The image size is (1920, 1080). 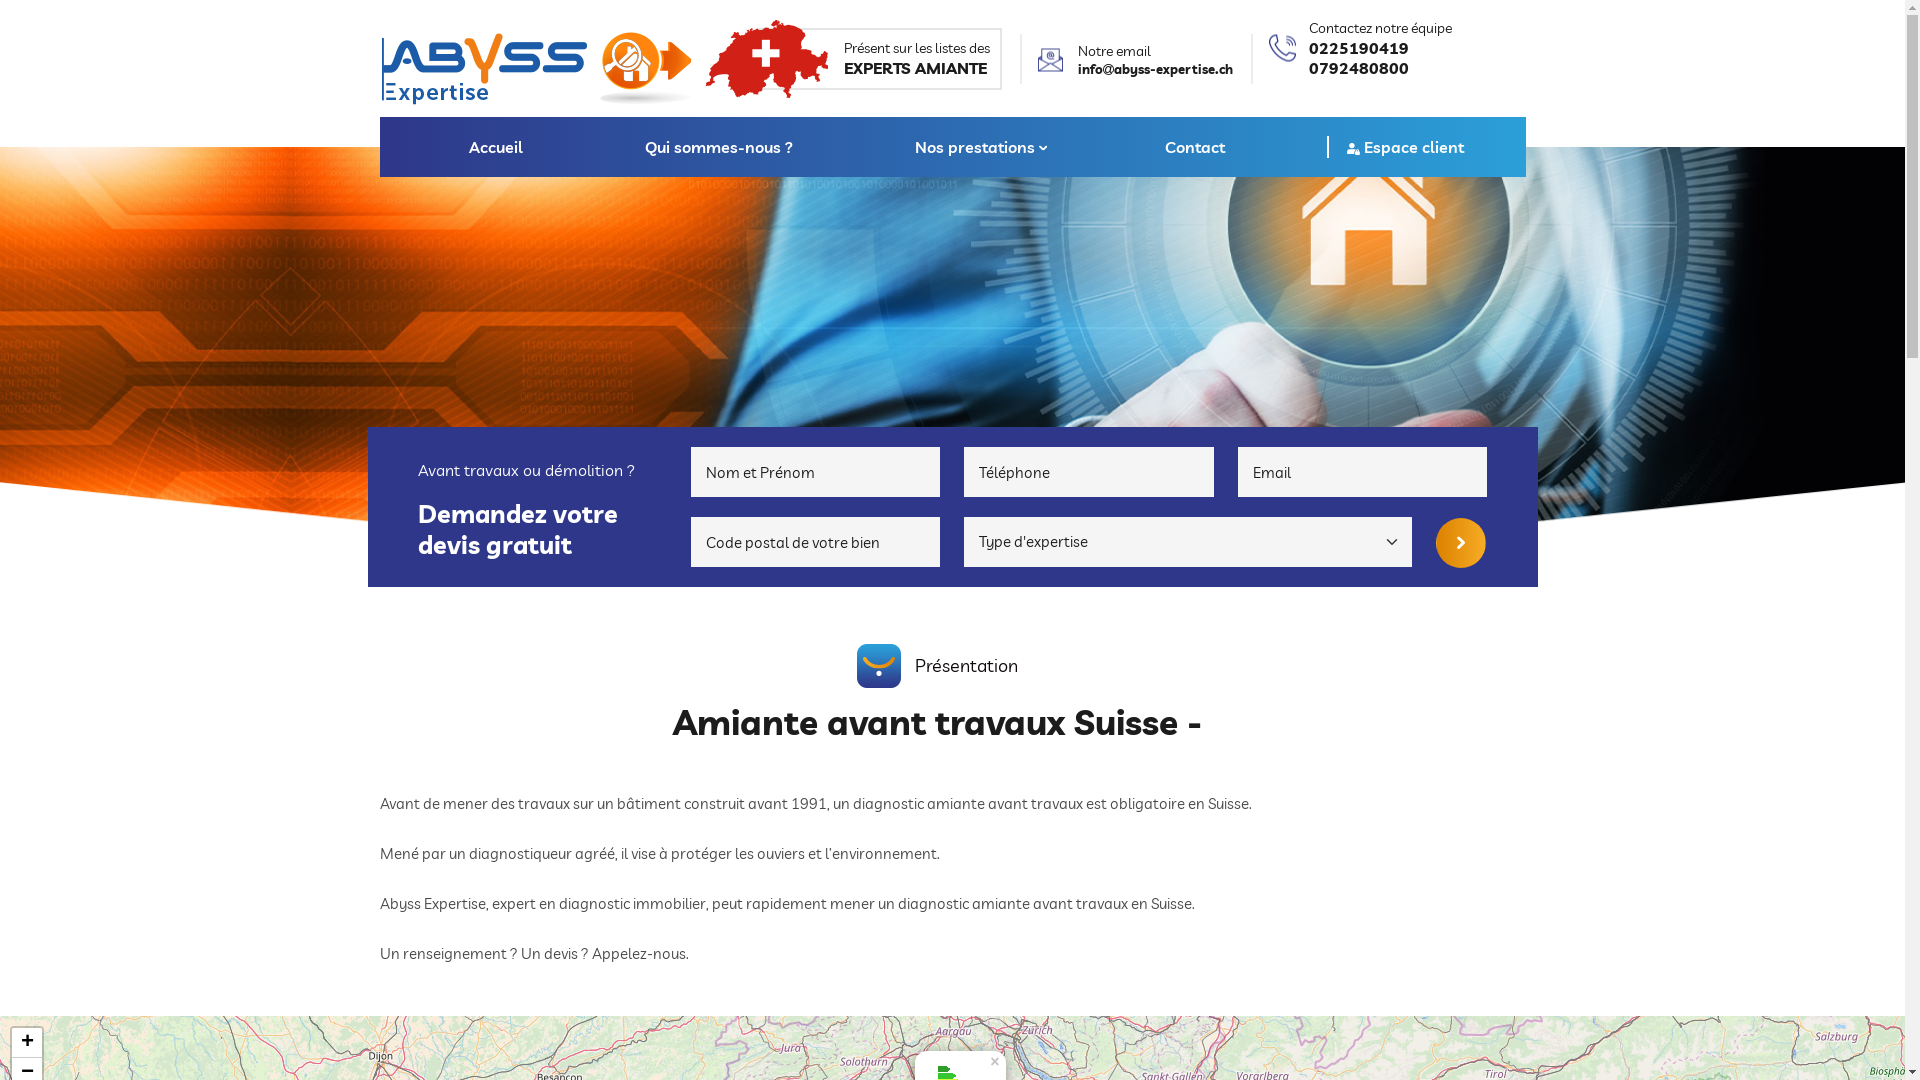 What do you see at coordinates (1460, 543) in the screenshot?
I see `'Send'` at bounding box center [1460, 543].